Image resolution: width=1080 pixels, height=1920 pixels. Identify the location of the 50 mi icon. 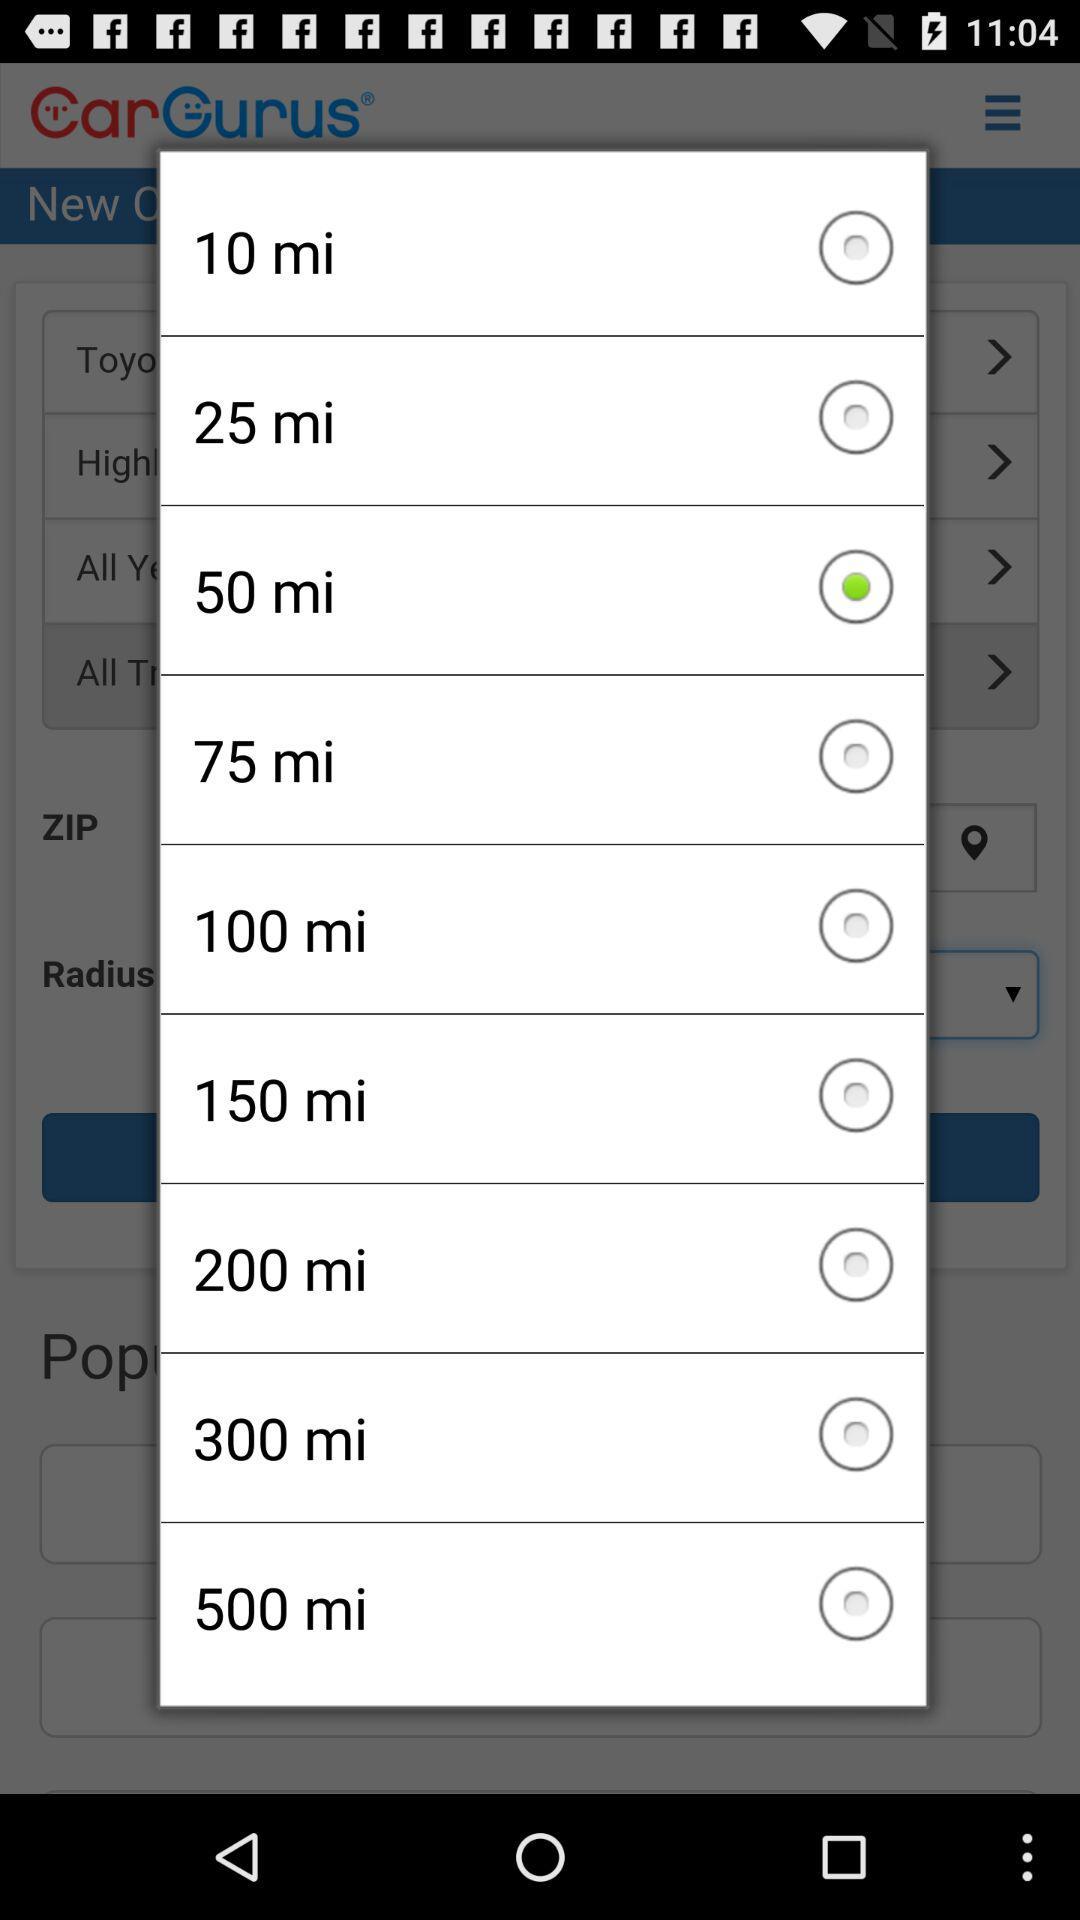
(542, 589).